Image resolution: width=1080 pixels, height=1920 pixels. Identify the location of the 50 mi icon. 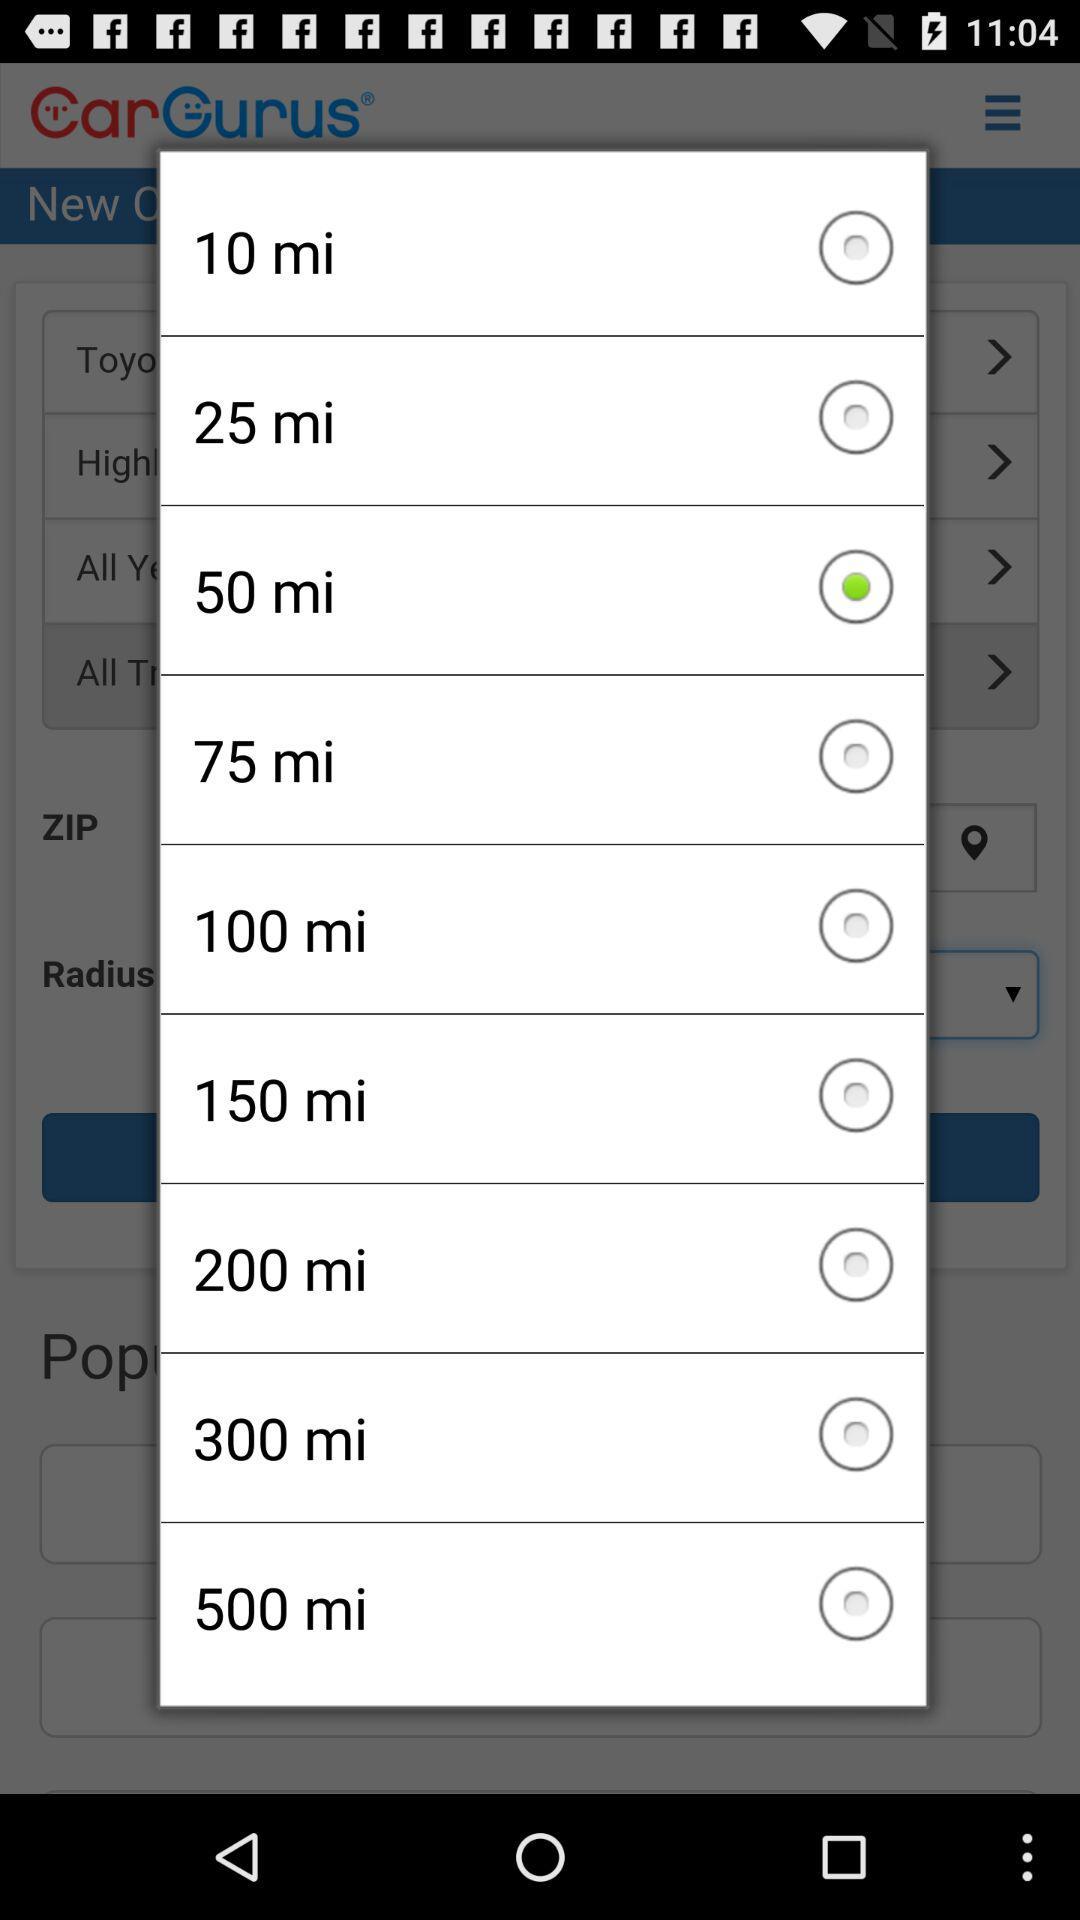
(542, 589).